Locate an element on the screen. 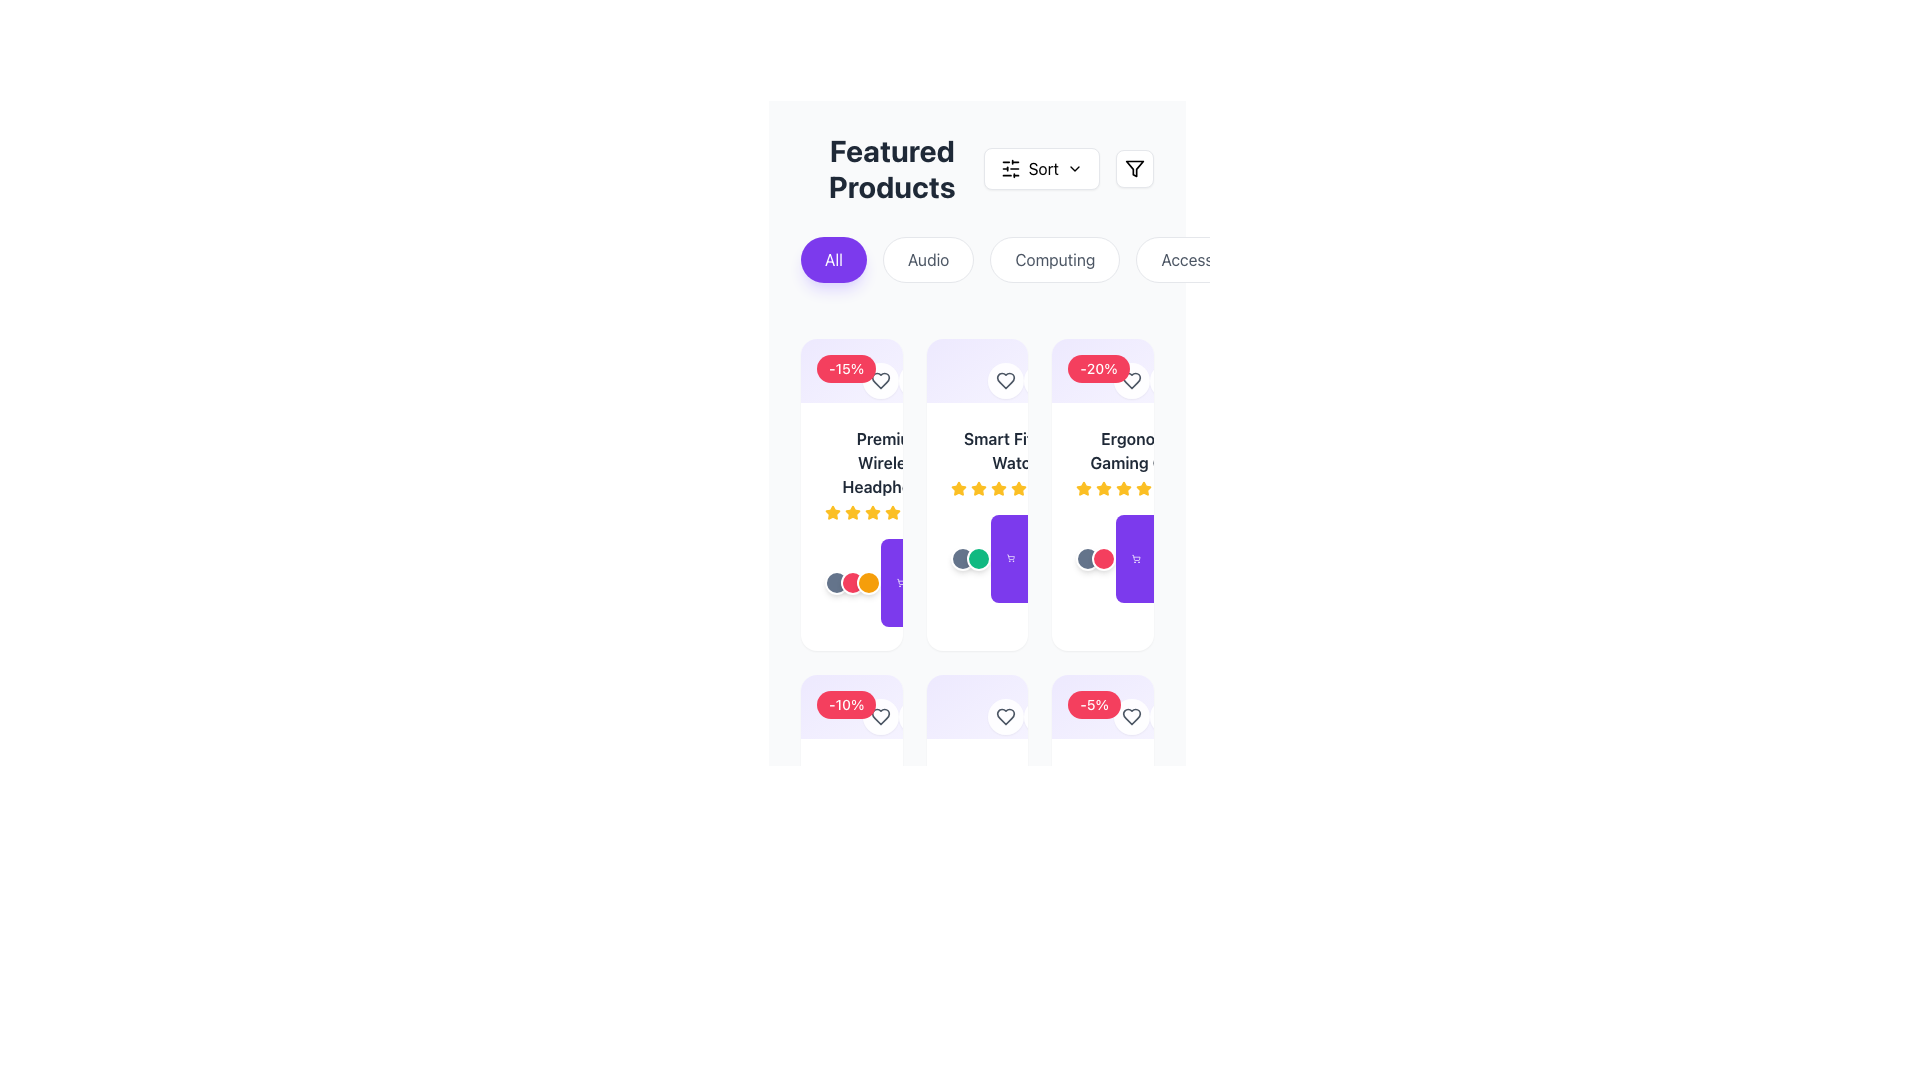 This screenshot has width=1920, height=1080. the second button in the group of circle-shaped interactive icons above product cards is located at coordinates (915, 381).